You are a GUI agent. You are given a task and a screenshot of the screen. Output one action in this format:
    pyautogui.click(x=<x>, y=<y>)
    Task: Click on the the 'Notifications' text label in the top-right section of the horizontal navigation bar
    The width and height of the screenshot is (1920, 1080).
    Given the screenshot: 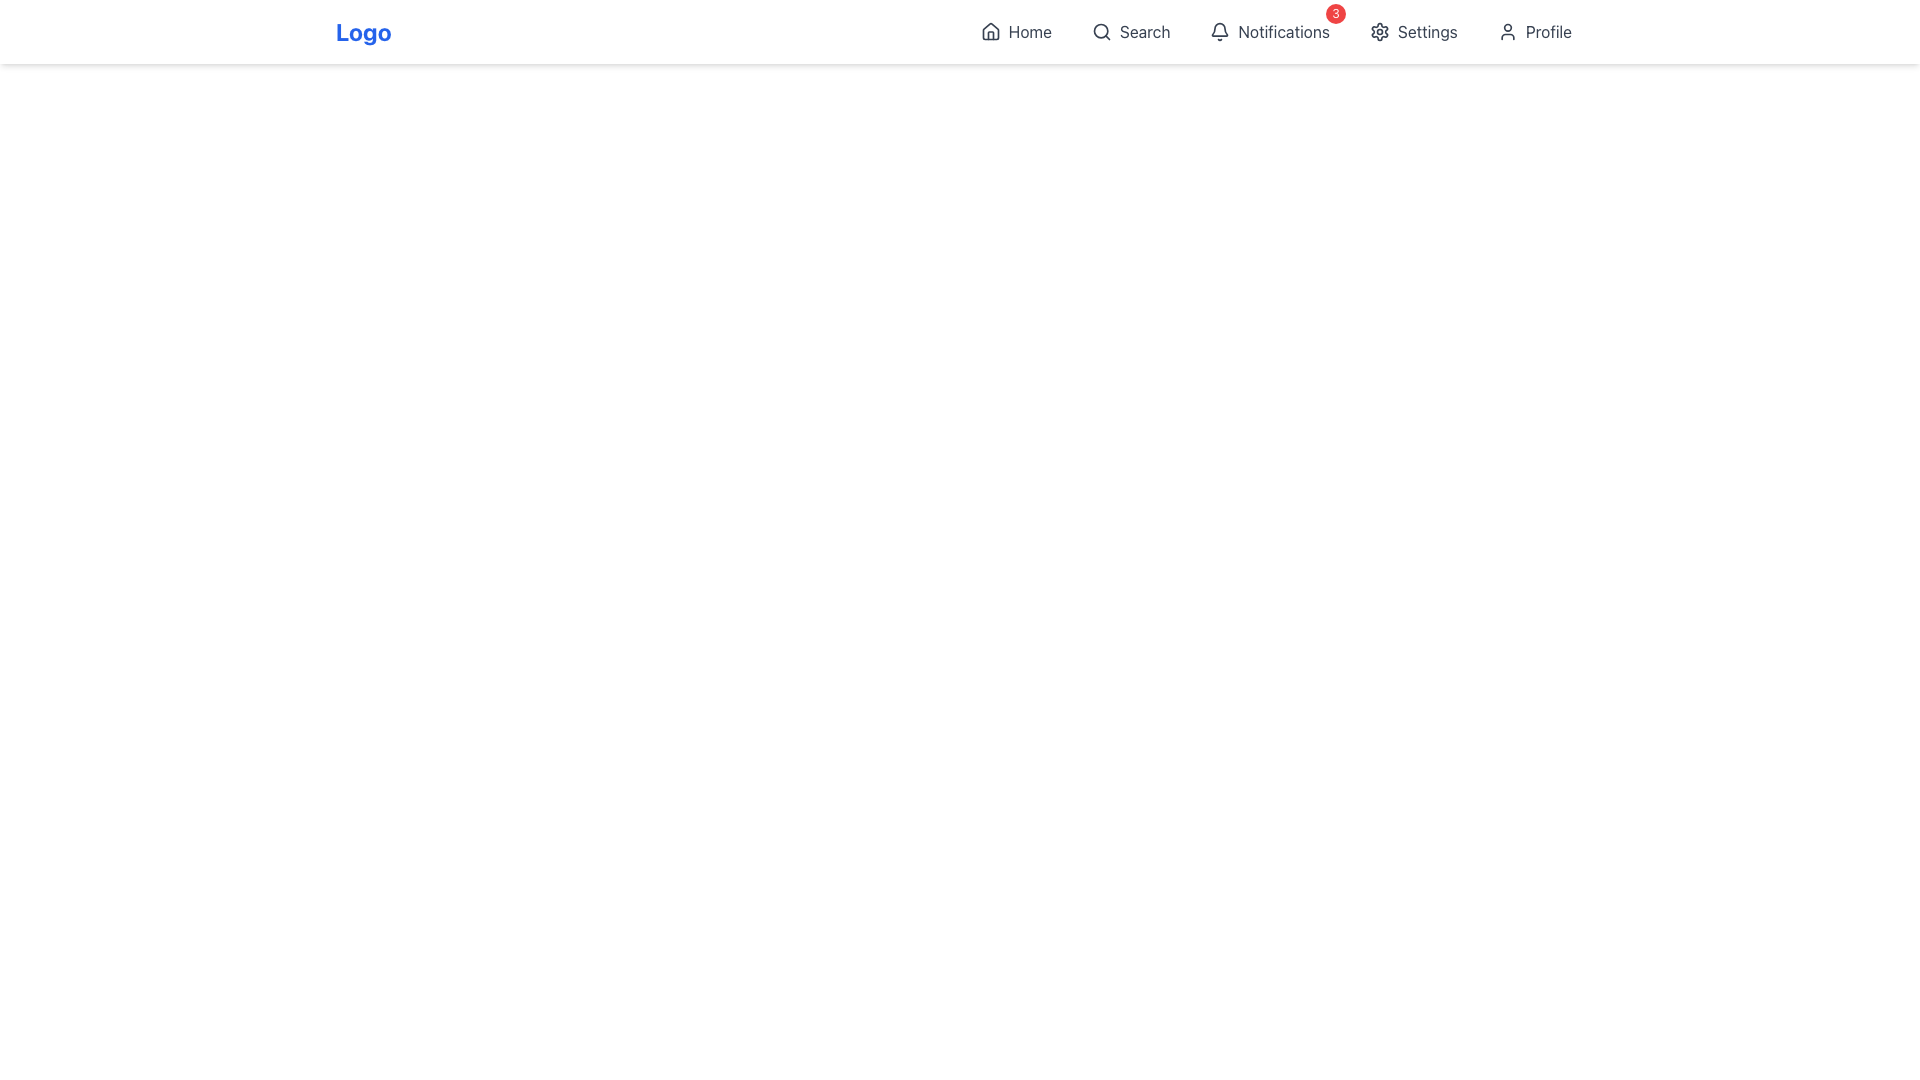 What is the action you would take?
    pyautogui.click(x=1284, y=31)
    